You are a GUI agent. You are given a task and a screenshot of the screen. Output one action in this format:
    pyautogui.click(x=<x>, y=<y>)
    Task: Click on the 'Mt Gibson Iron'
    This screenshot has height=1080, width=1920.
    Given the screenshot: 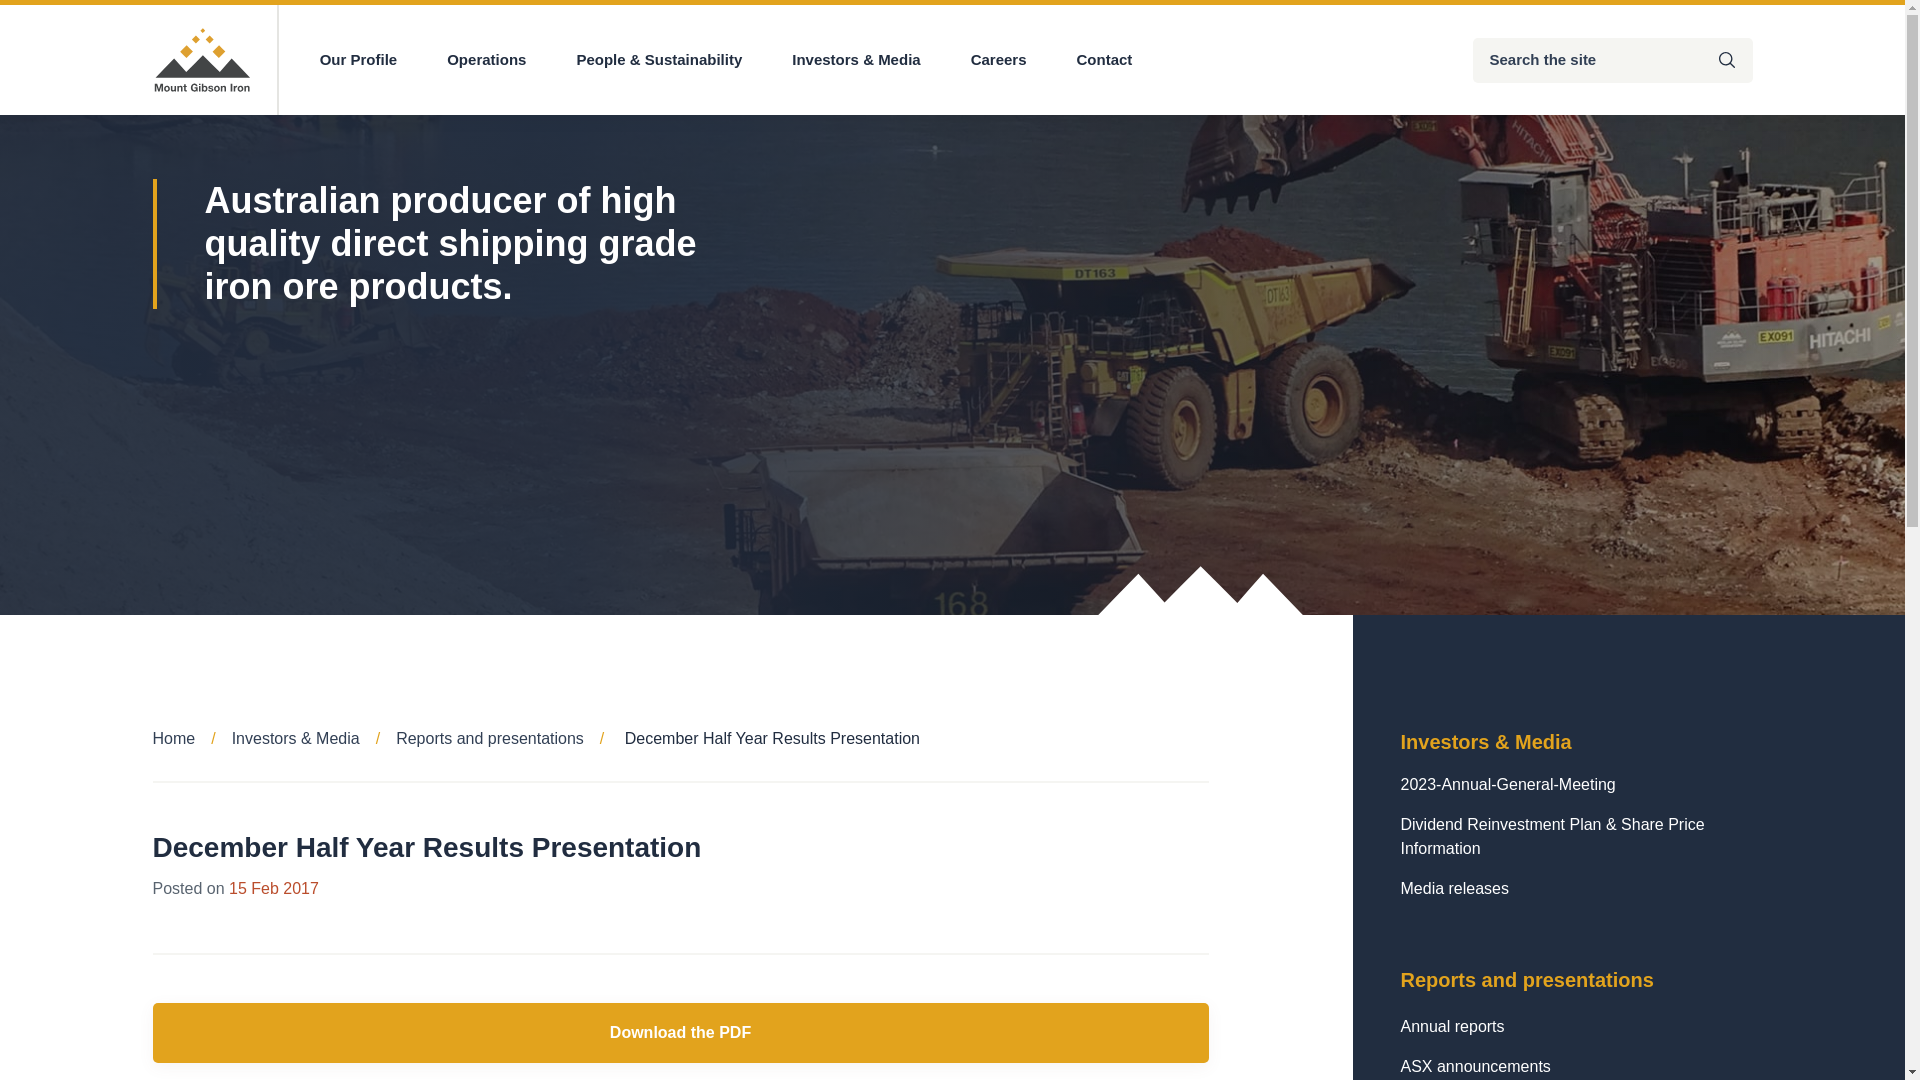 What is the action you would take?
    pyautogui.click(x=202, y=59)
    